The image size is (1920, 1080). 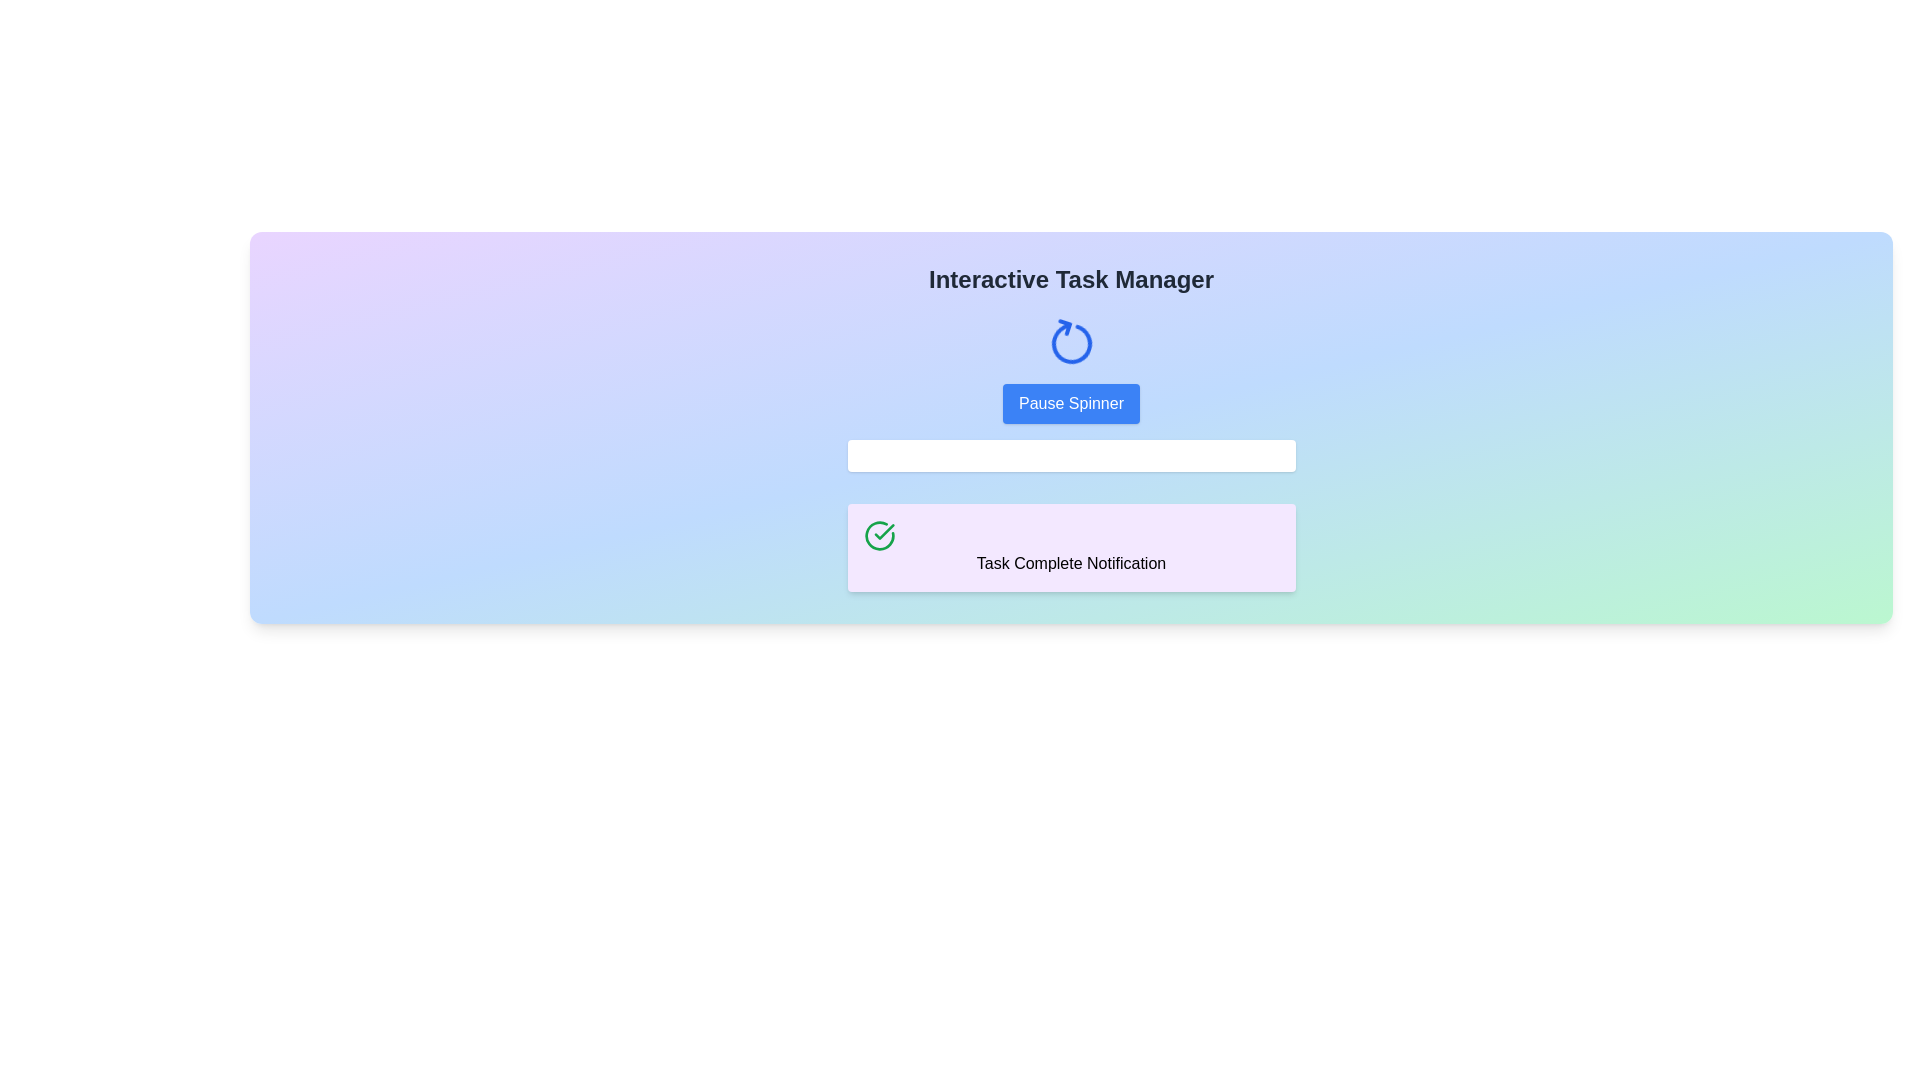 What do you see at coordinates (879, 535) in the screenshot?
I see `the green circular checkmark icon associated with the 'Task Complete Notification', which is located to the left of the notification text` at bounding box center [879, 535].